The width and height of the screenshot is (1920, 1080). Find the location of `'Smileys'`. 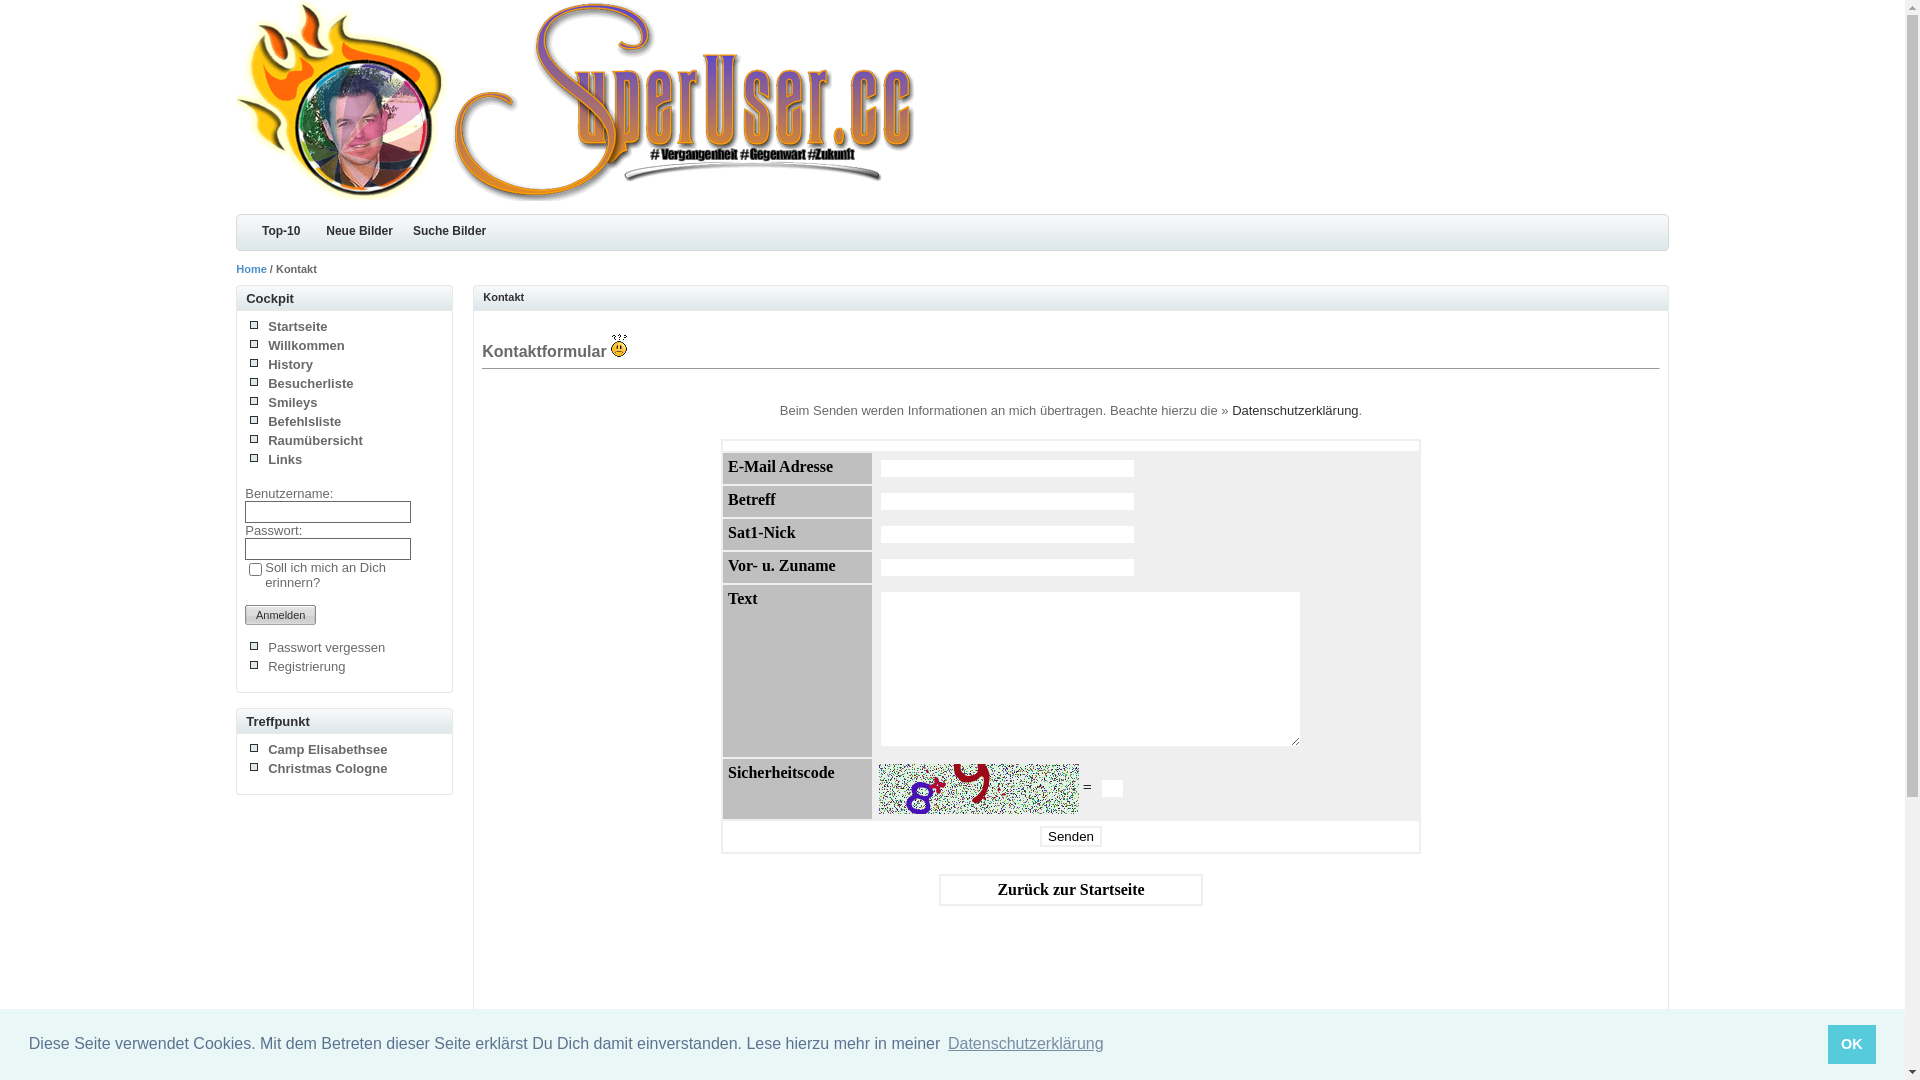

'Smileys' is located at coordinates (291, 402).